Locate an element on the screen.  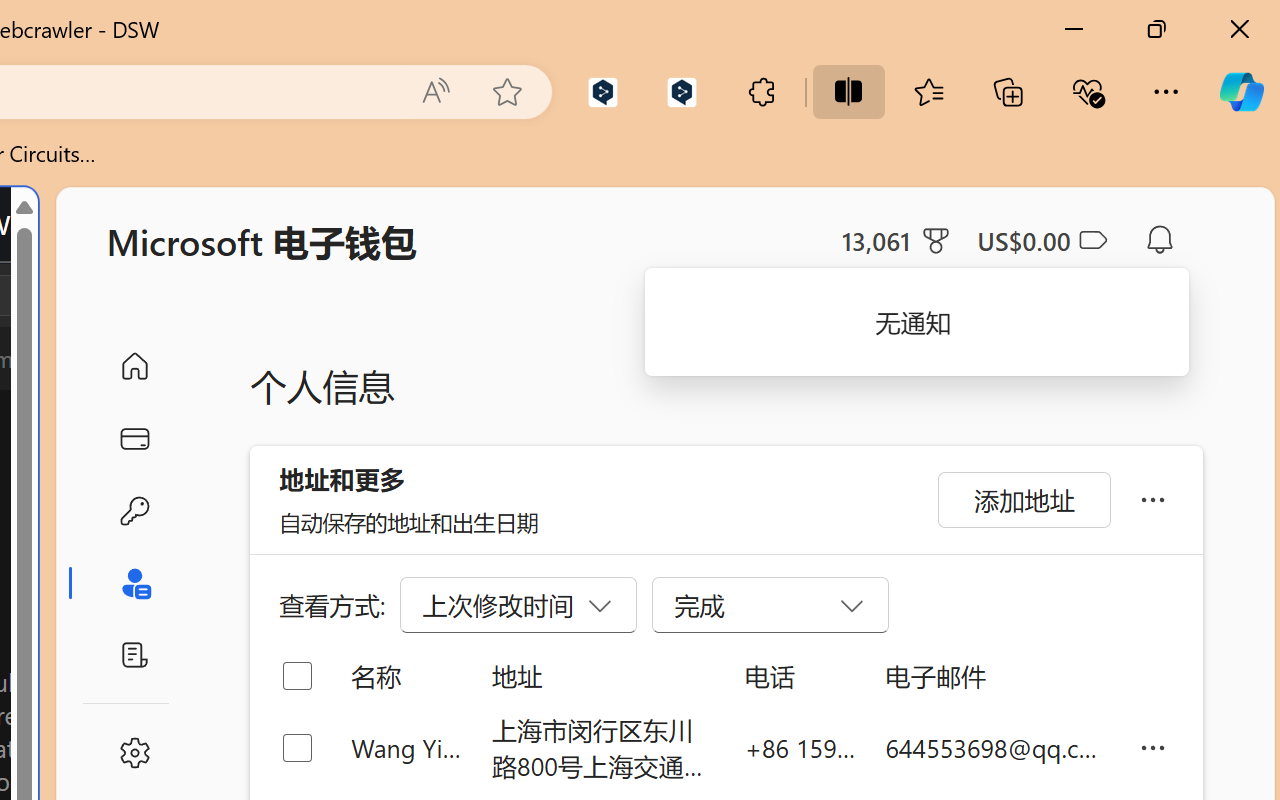
'Class: ___1lmltc5 f1agt3bx f12qytpq' is located at coordinates (1091, 240).